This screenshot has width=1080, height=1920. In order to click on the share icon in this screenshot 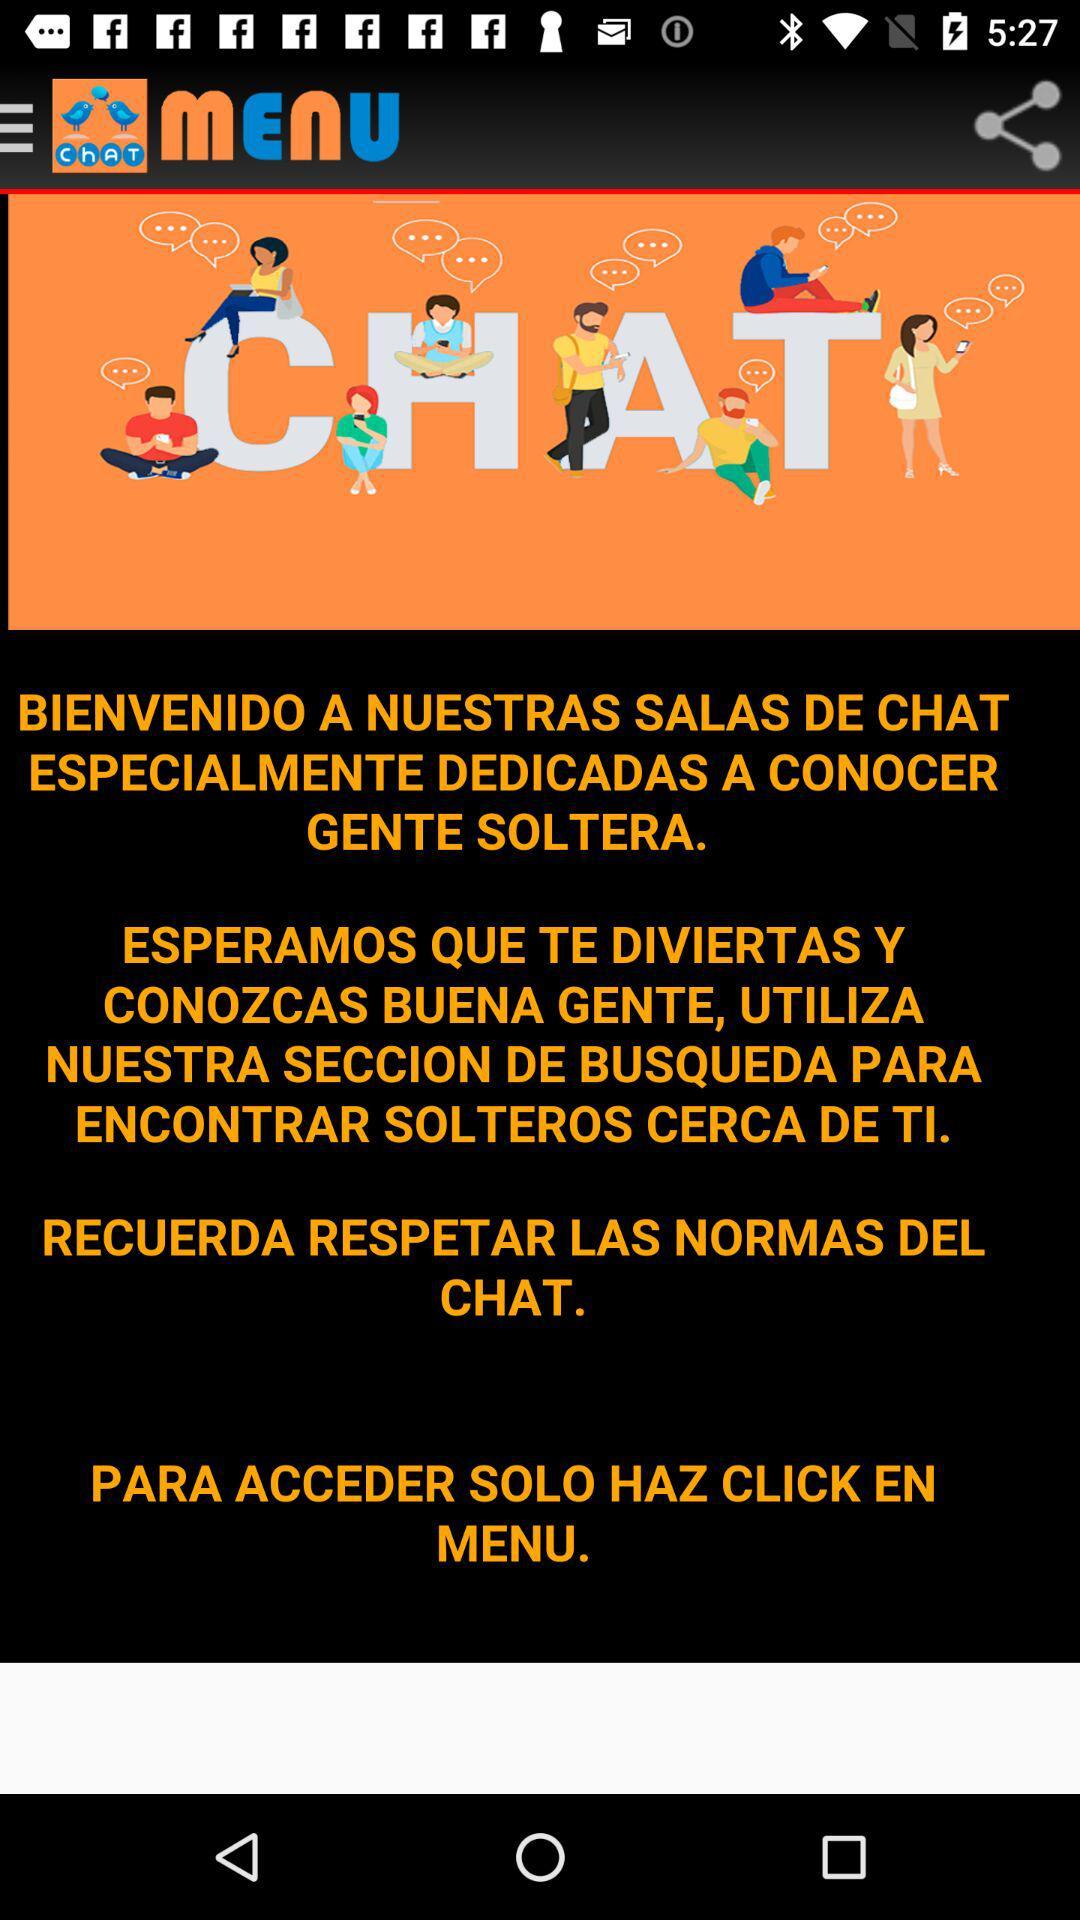, I will do `click(1017, 124)`.